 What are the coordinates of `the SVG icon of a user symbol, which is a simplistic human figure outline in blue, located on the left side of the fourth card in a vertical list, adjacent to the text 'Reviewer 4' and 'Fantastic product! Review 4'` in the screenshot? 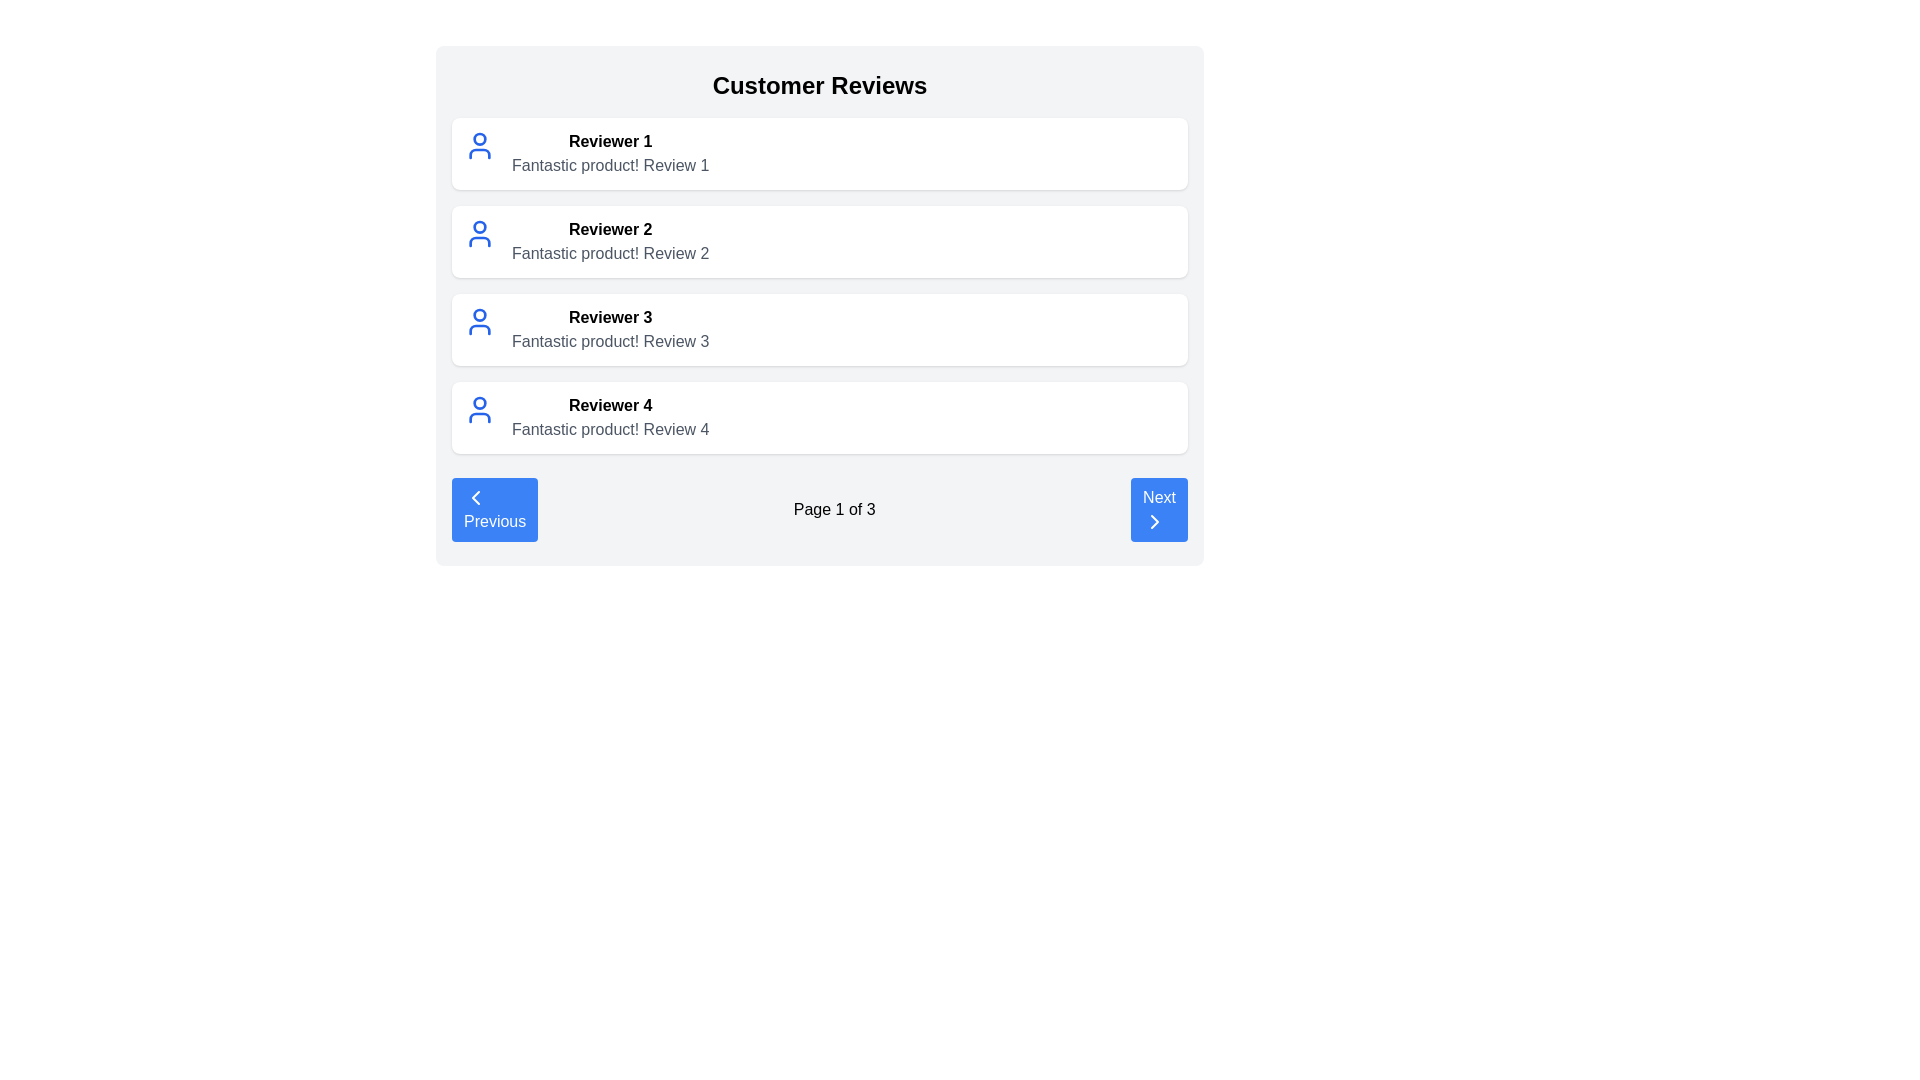 It's located at (480, 408).